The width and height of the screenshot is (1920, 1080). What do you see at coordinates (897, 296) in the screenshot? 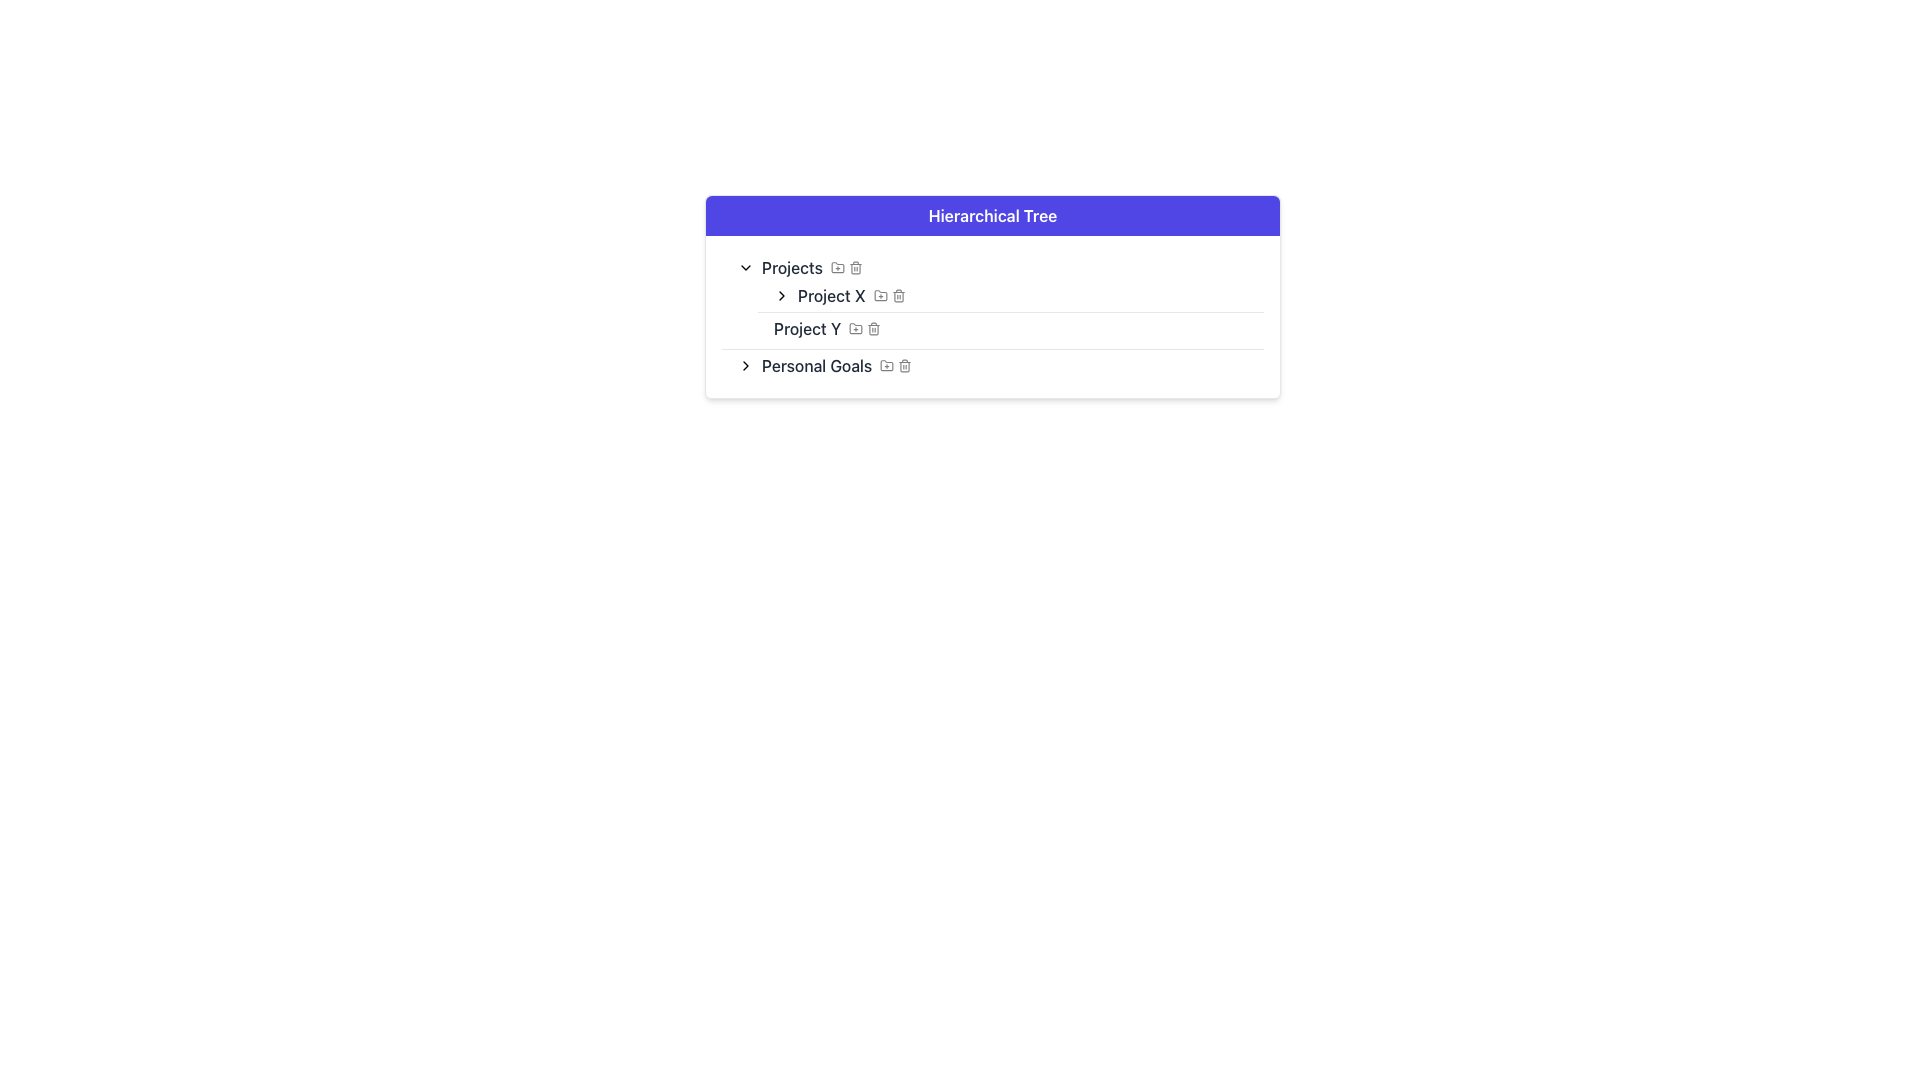
I see `the deletion icon button for 'Project X', which is the second icon from the left in the Projects section, following the folder icon` at bounding box center [897, 296].